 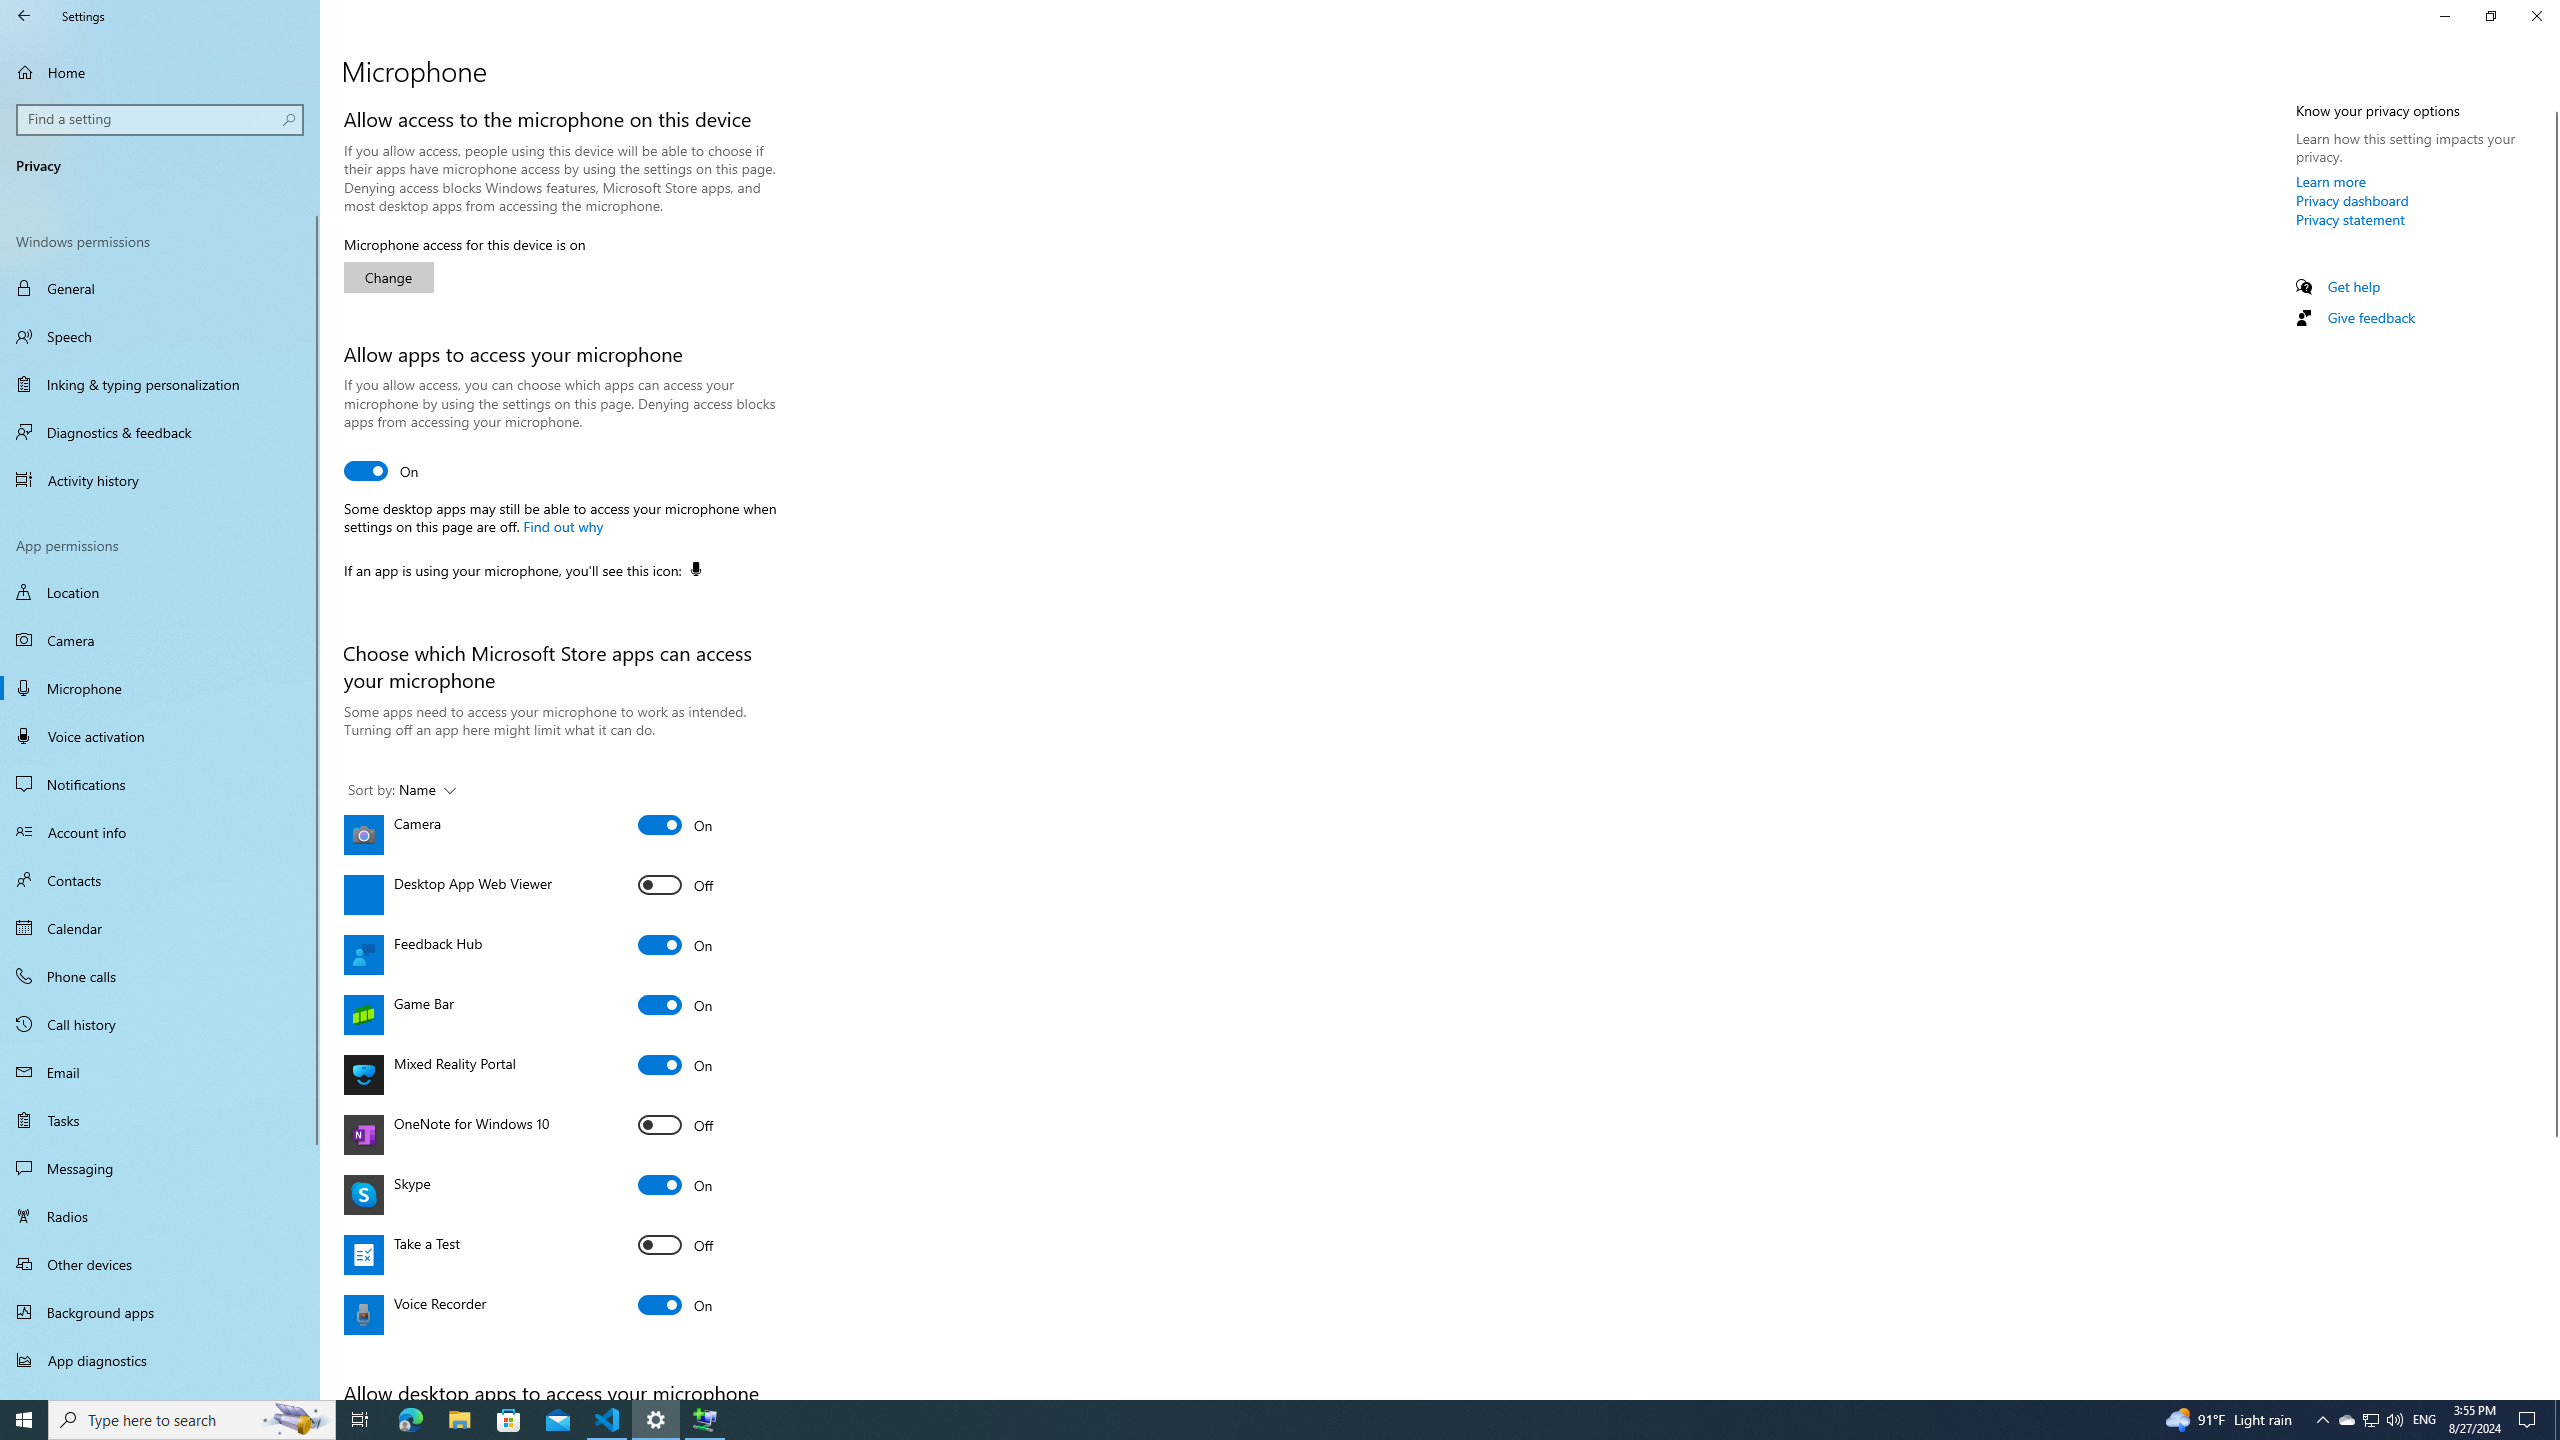 I want to click on 'Radios', so click(x=159, y=1215).